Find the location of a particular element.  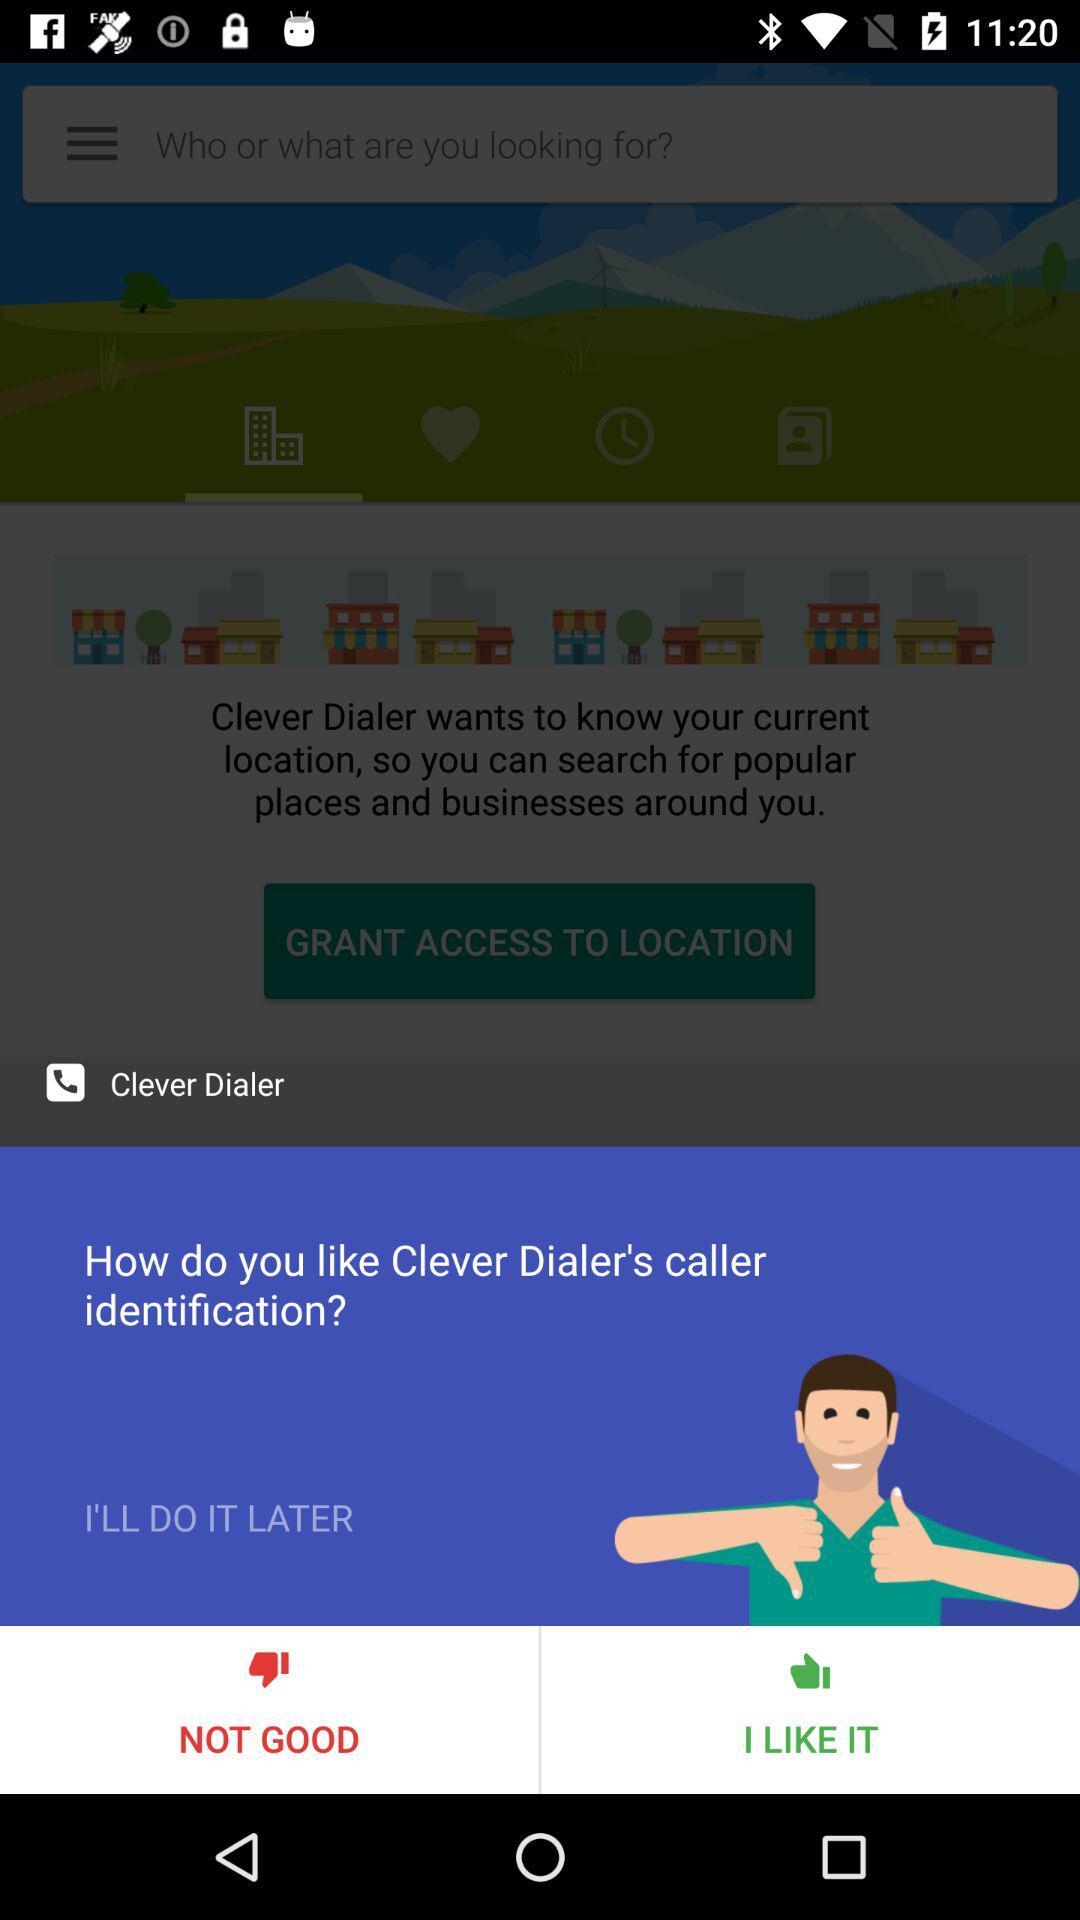

i ll do is located at coordinates (218, 1558).